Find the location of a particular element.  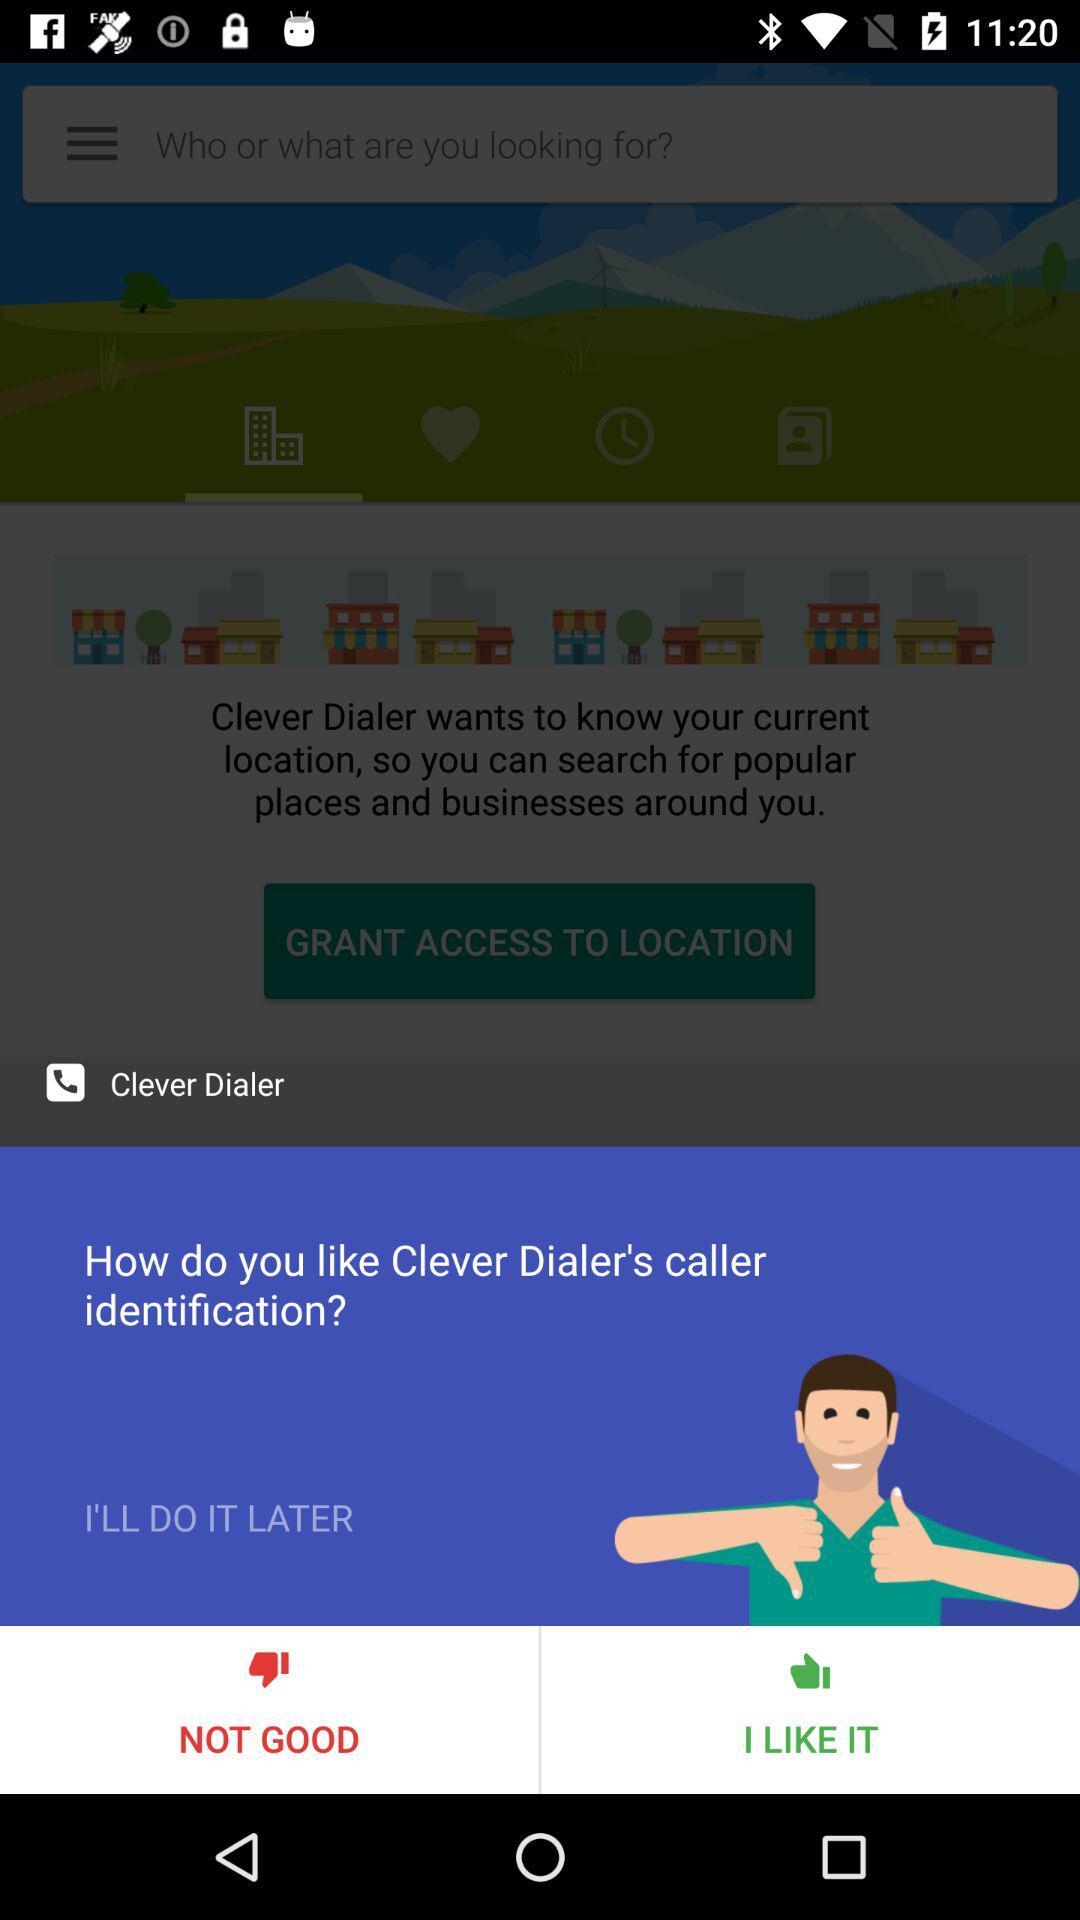

i ll do is located at coordinates (218, 1558).